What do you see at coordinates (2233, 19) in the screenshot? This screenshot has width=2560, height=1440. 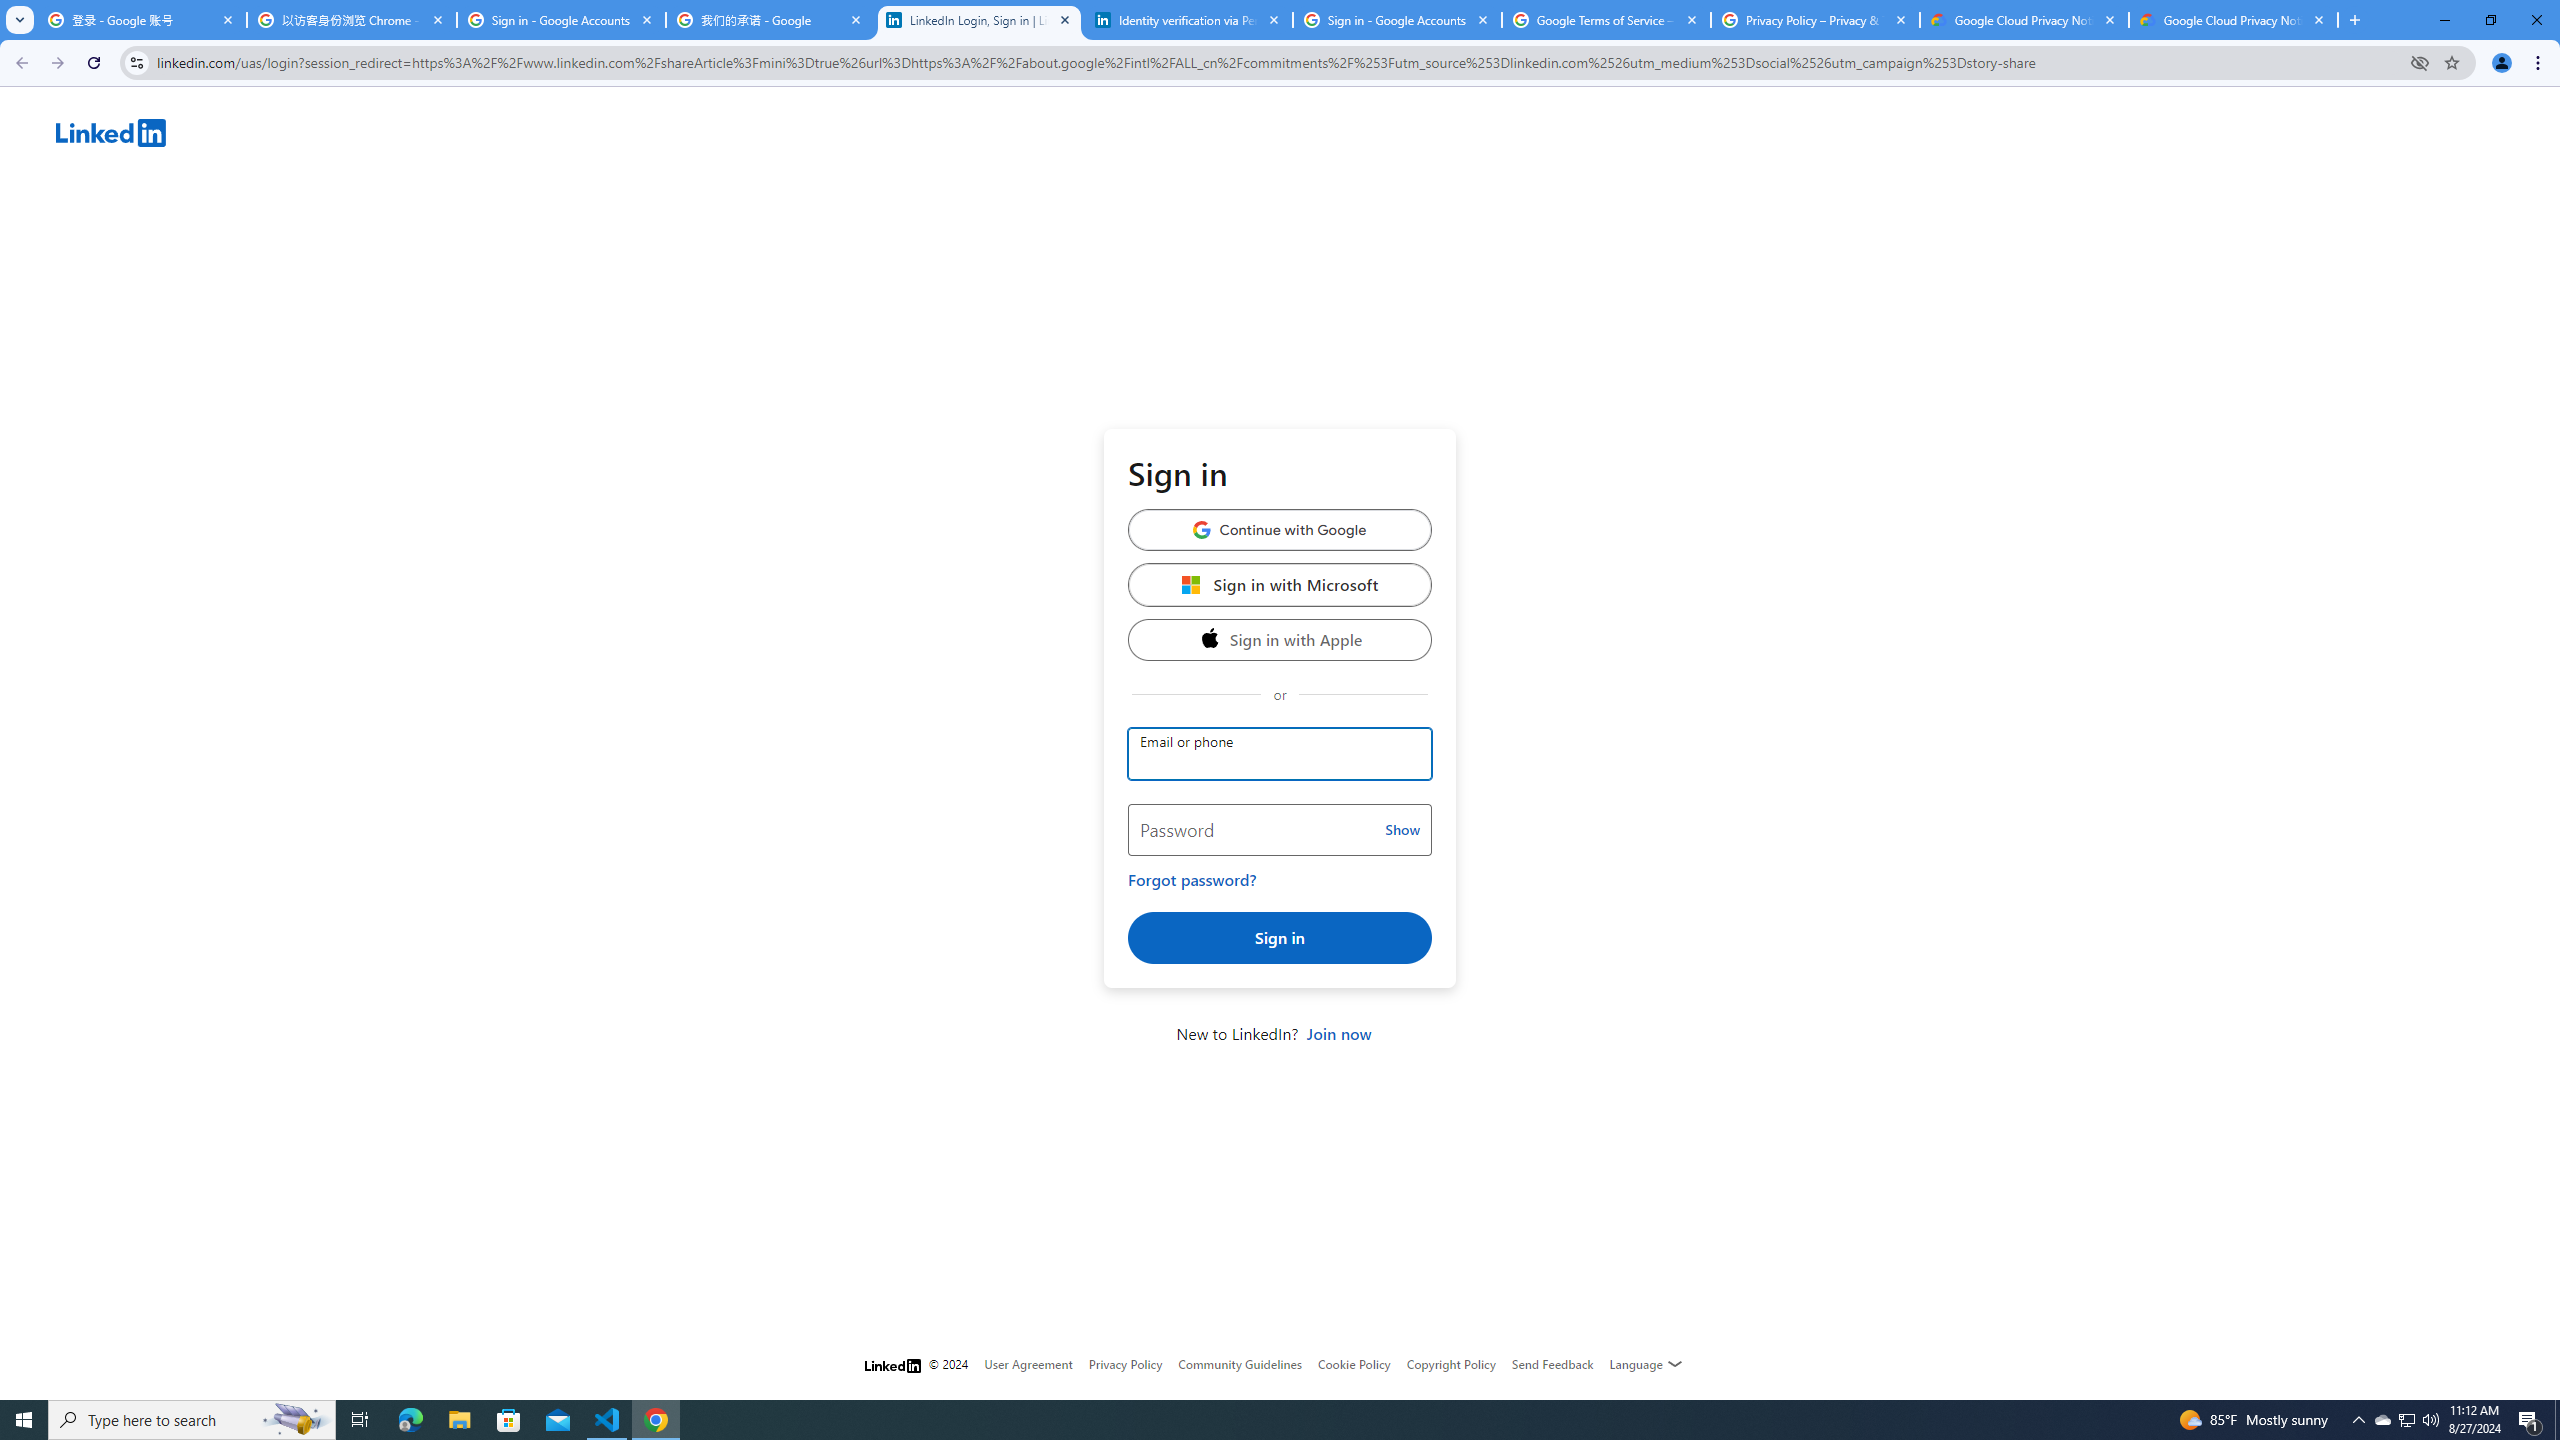 I see `'Google Cloud Privacy Notice'` at bounding box center [2233, 19].